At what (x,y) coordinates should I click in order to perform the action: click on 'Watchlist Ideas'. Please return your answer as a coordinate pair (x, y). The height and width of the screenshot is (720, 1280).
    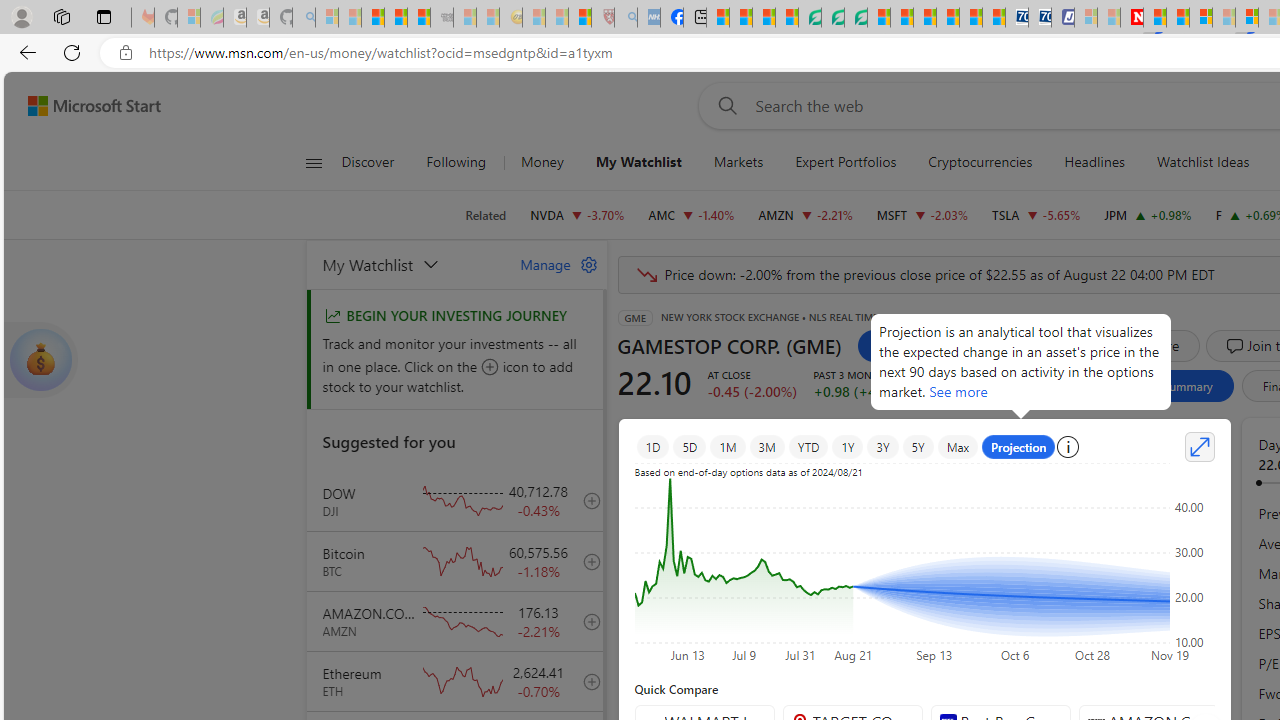
    Looking at the image, I should click on (1202, 162).